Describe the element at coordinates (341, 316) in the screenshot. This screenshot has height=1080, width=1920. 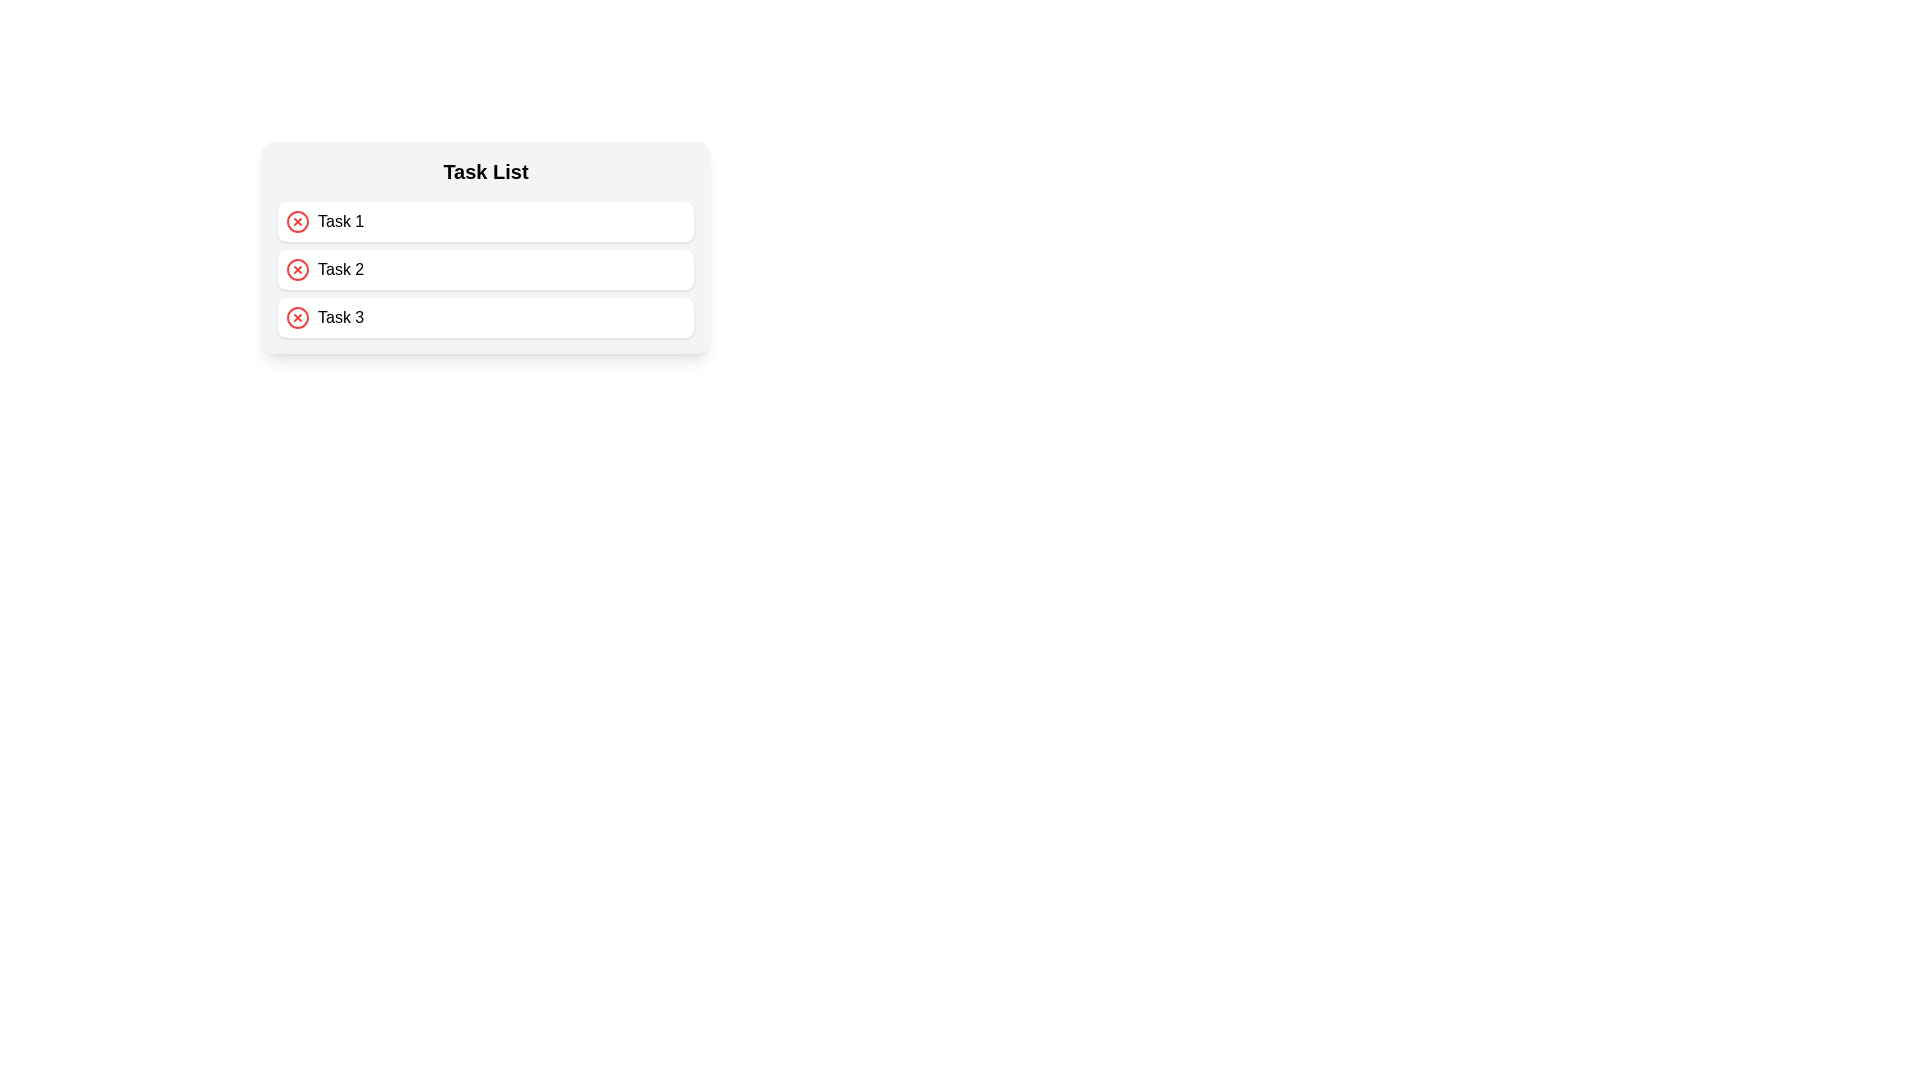
I see `the text label displaying 'Task 3', which is aligned with a red circular icon with an 'X' inside, positioned within a task list` at that location.